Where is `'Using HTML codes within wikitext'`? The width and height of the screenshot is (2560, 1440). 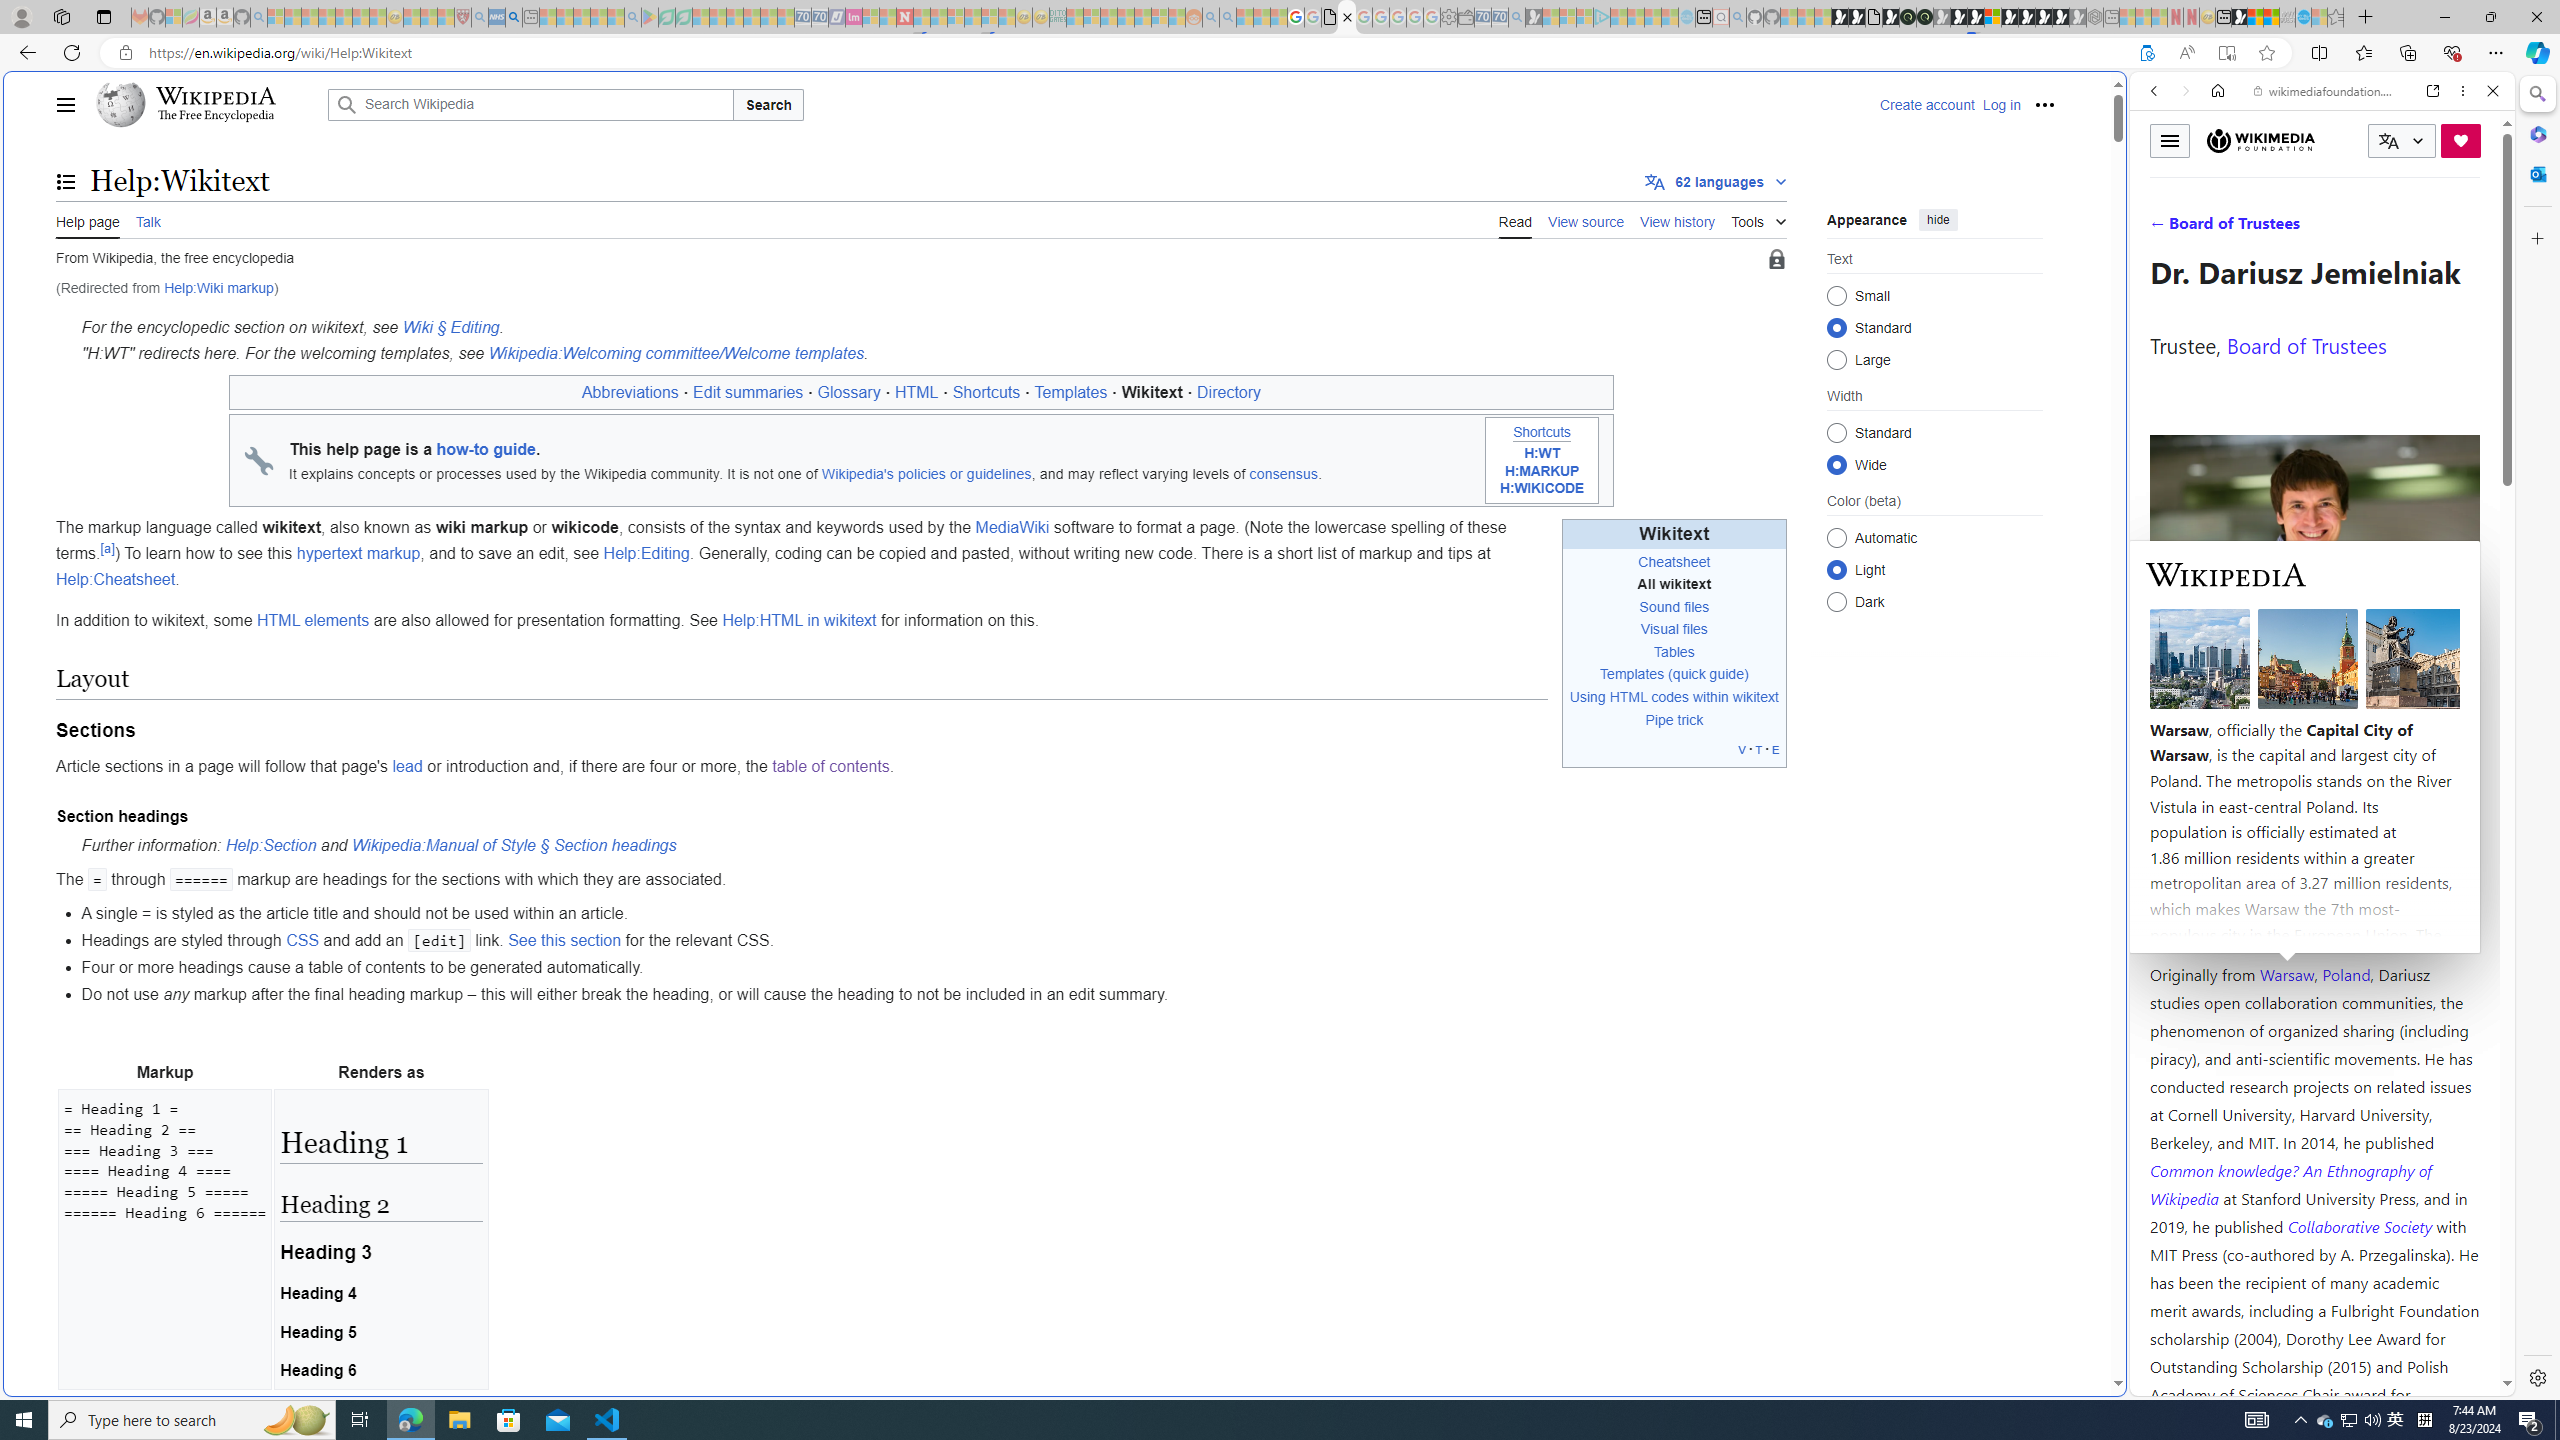 'Using HTML codes within wikitext' is located at coordinates (1674, 696).